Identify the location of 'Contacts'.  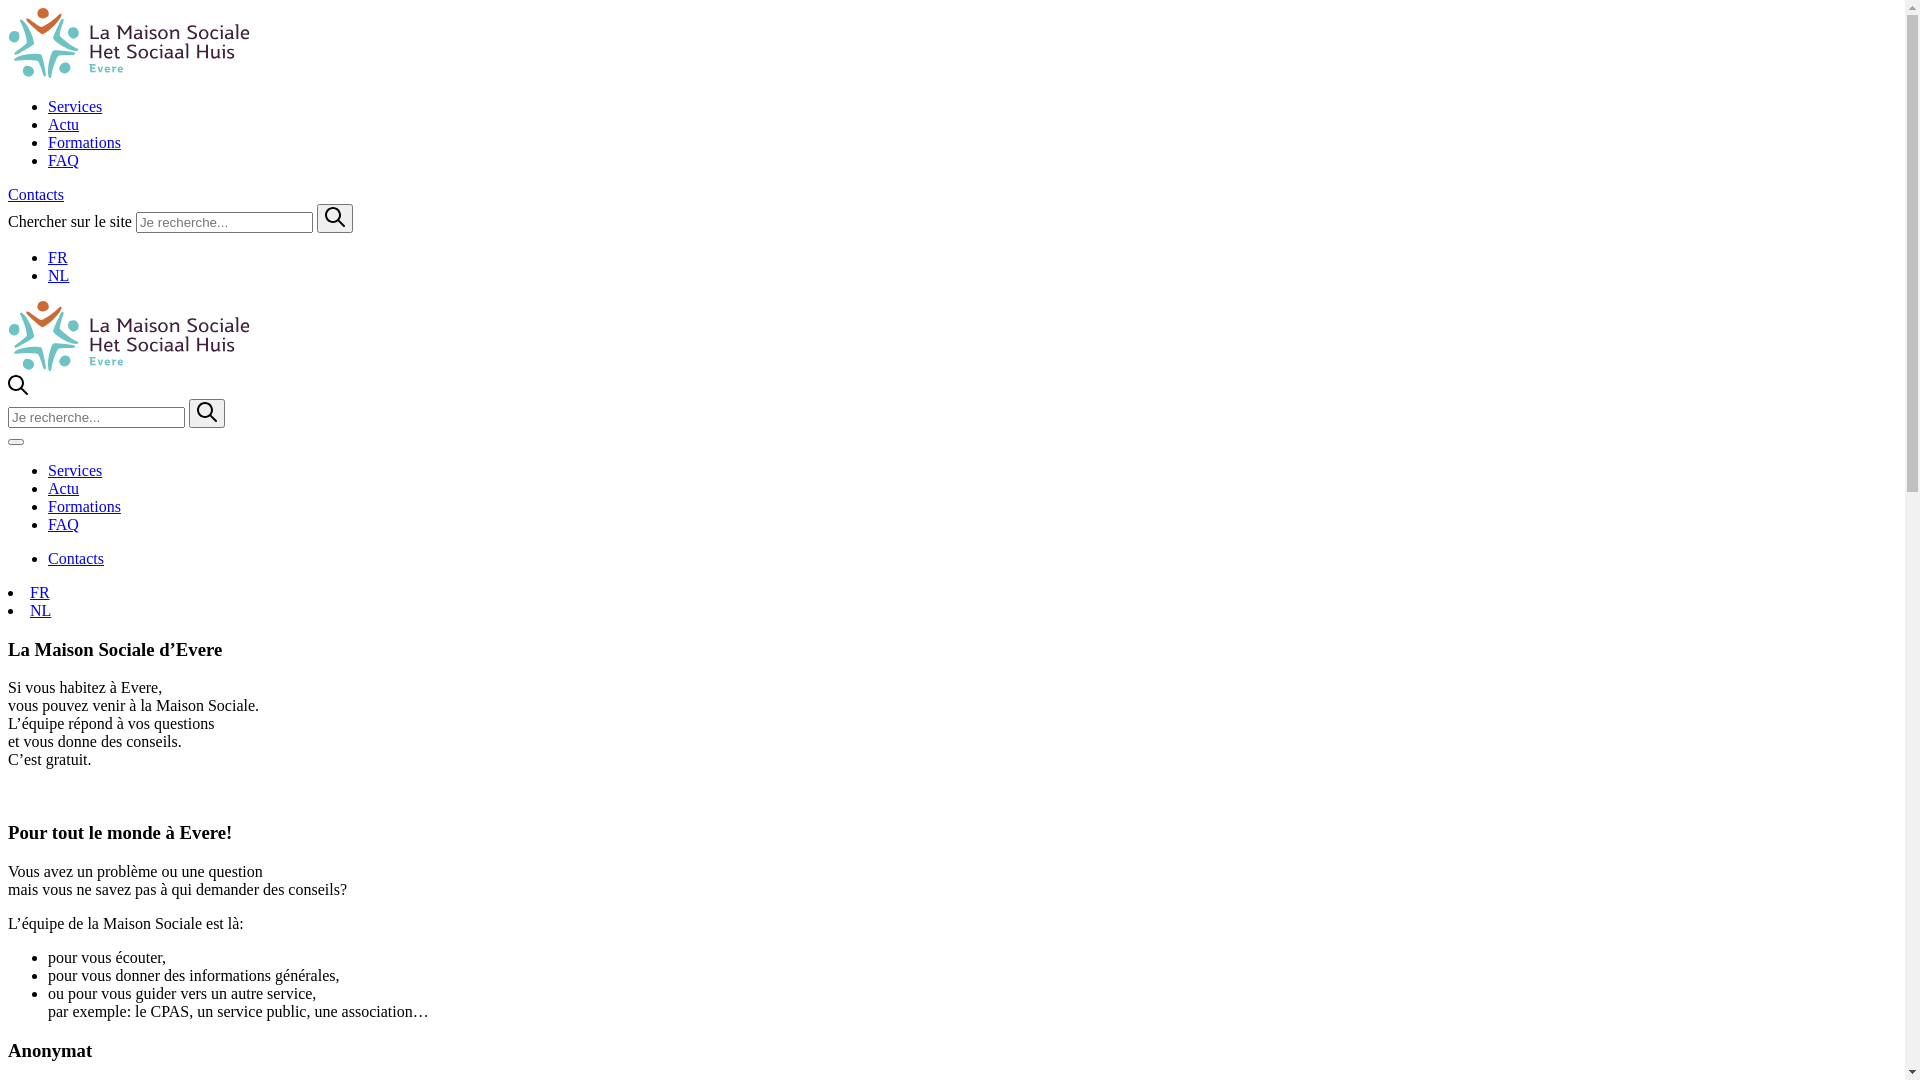
(76, 558).